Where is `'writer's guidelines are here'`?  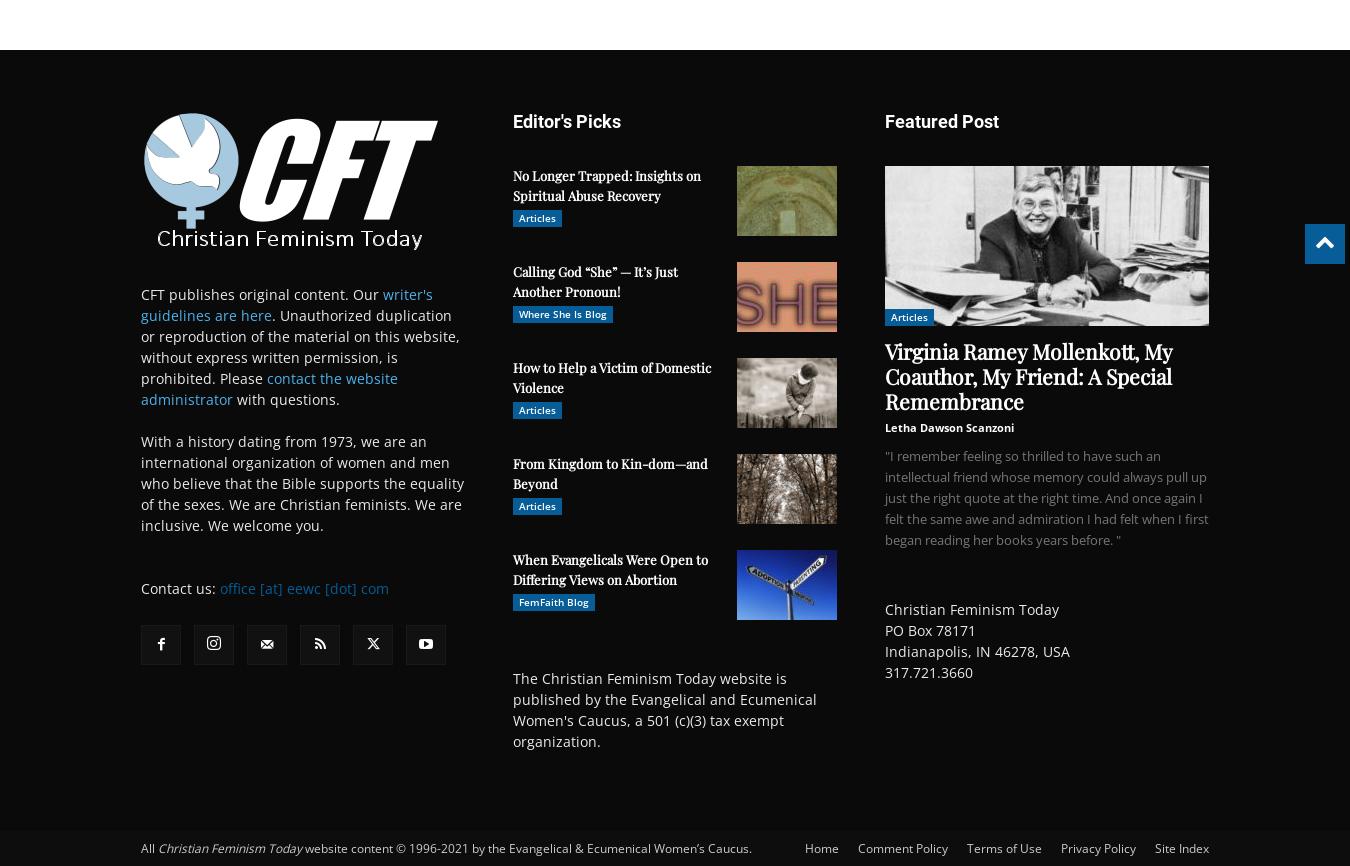
'writer's guidelines are here' is located at coordinates (140, 304).